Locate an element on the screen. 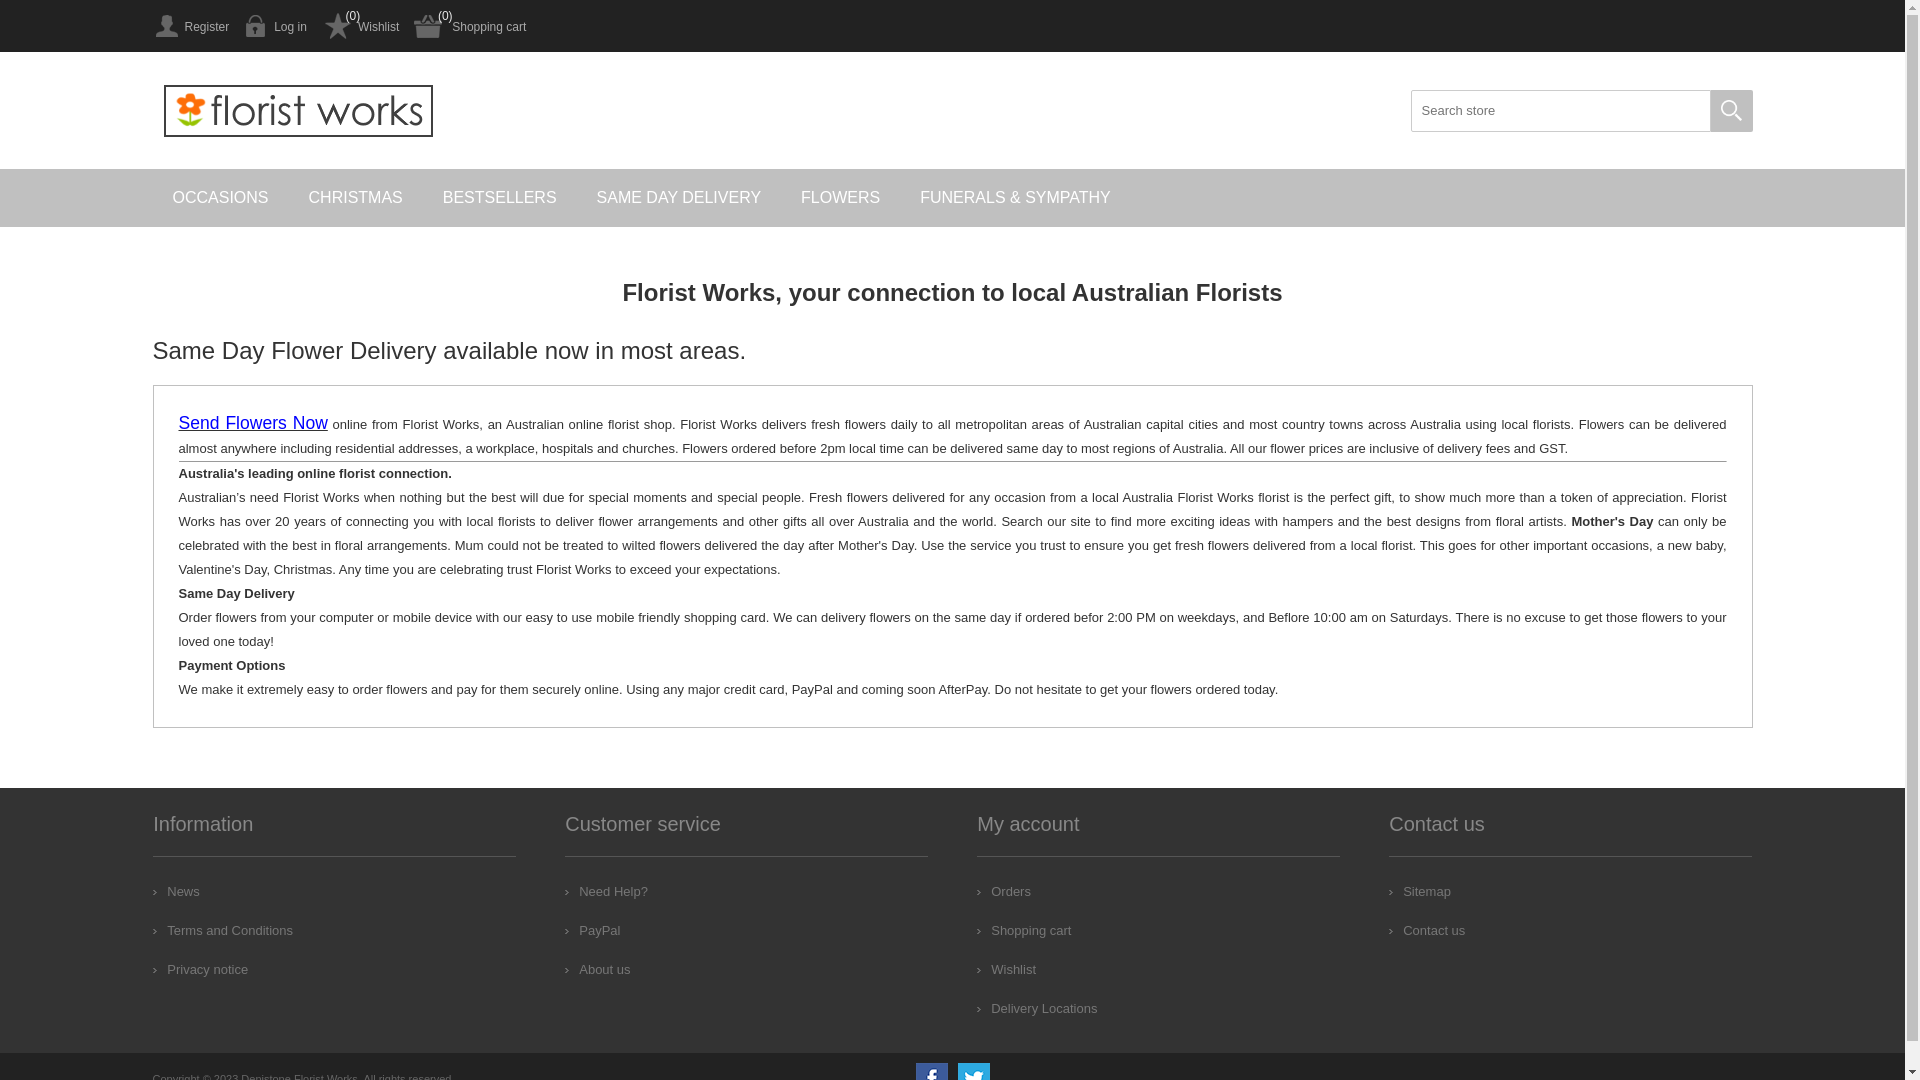 The width and height of the screenshot is (1920, 1080). 'Sitemap' is located at coordinates (1419, 890).